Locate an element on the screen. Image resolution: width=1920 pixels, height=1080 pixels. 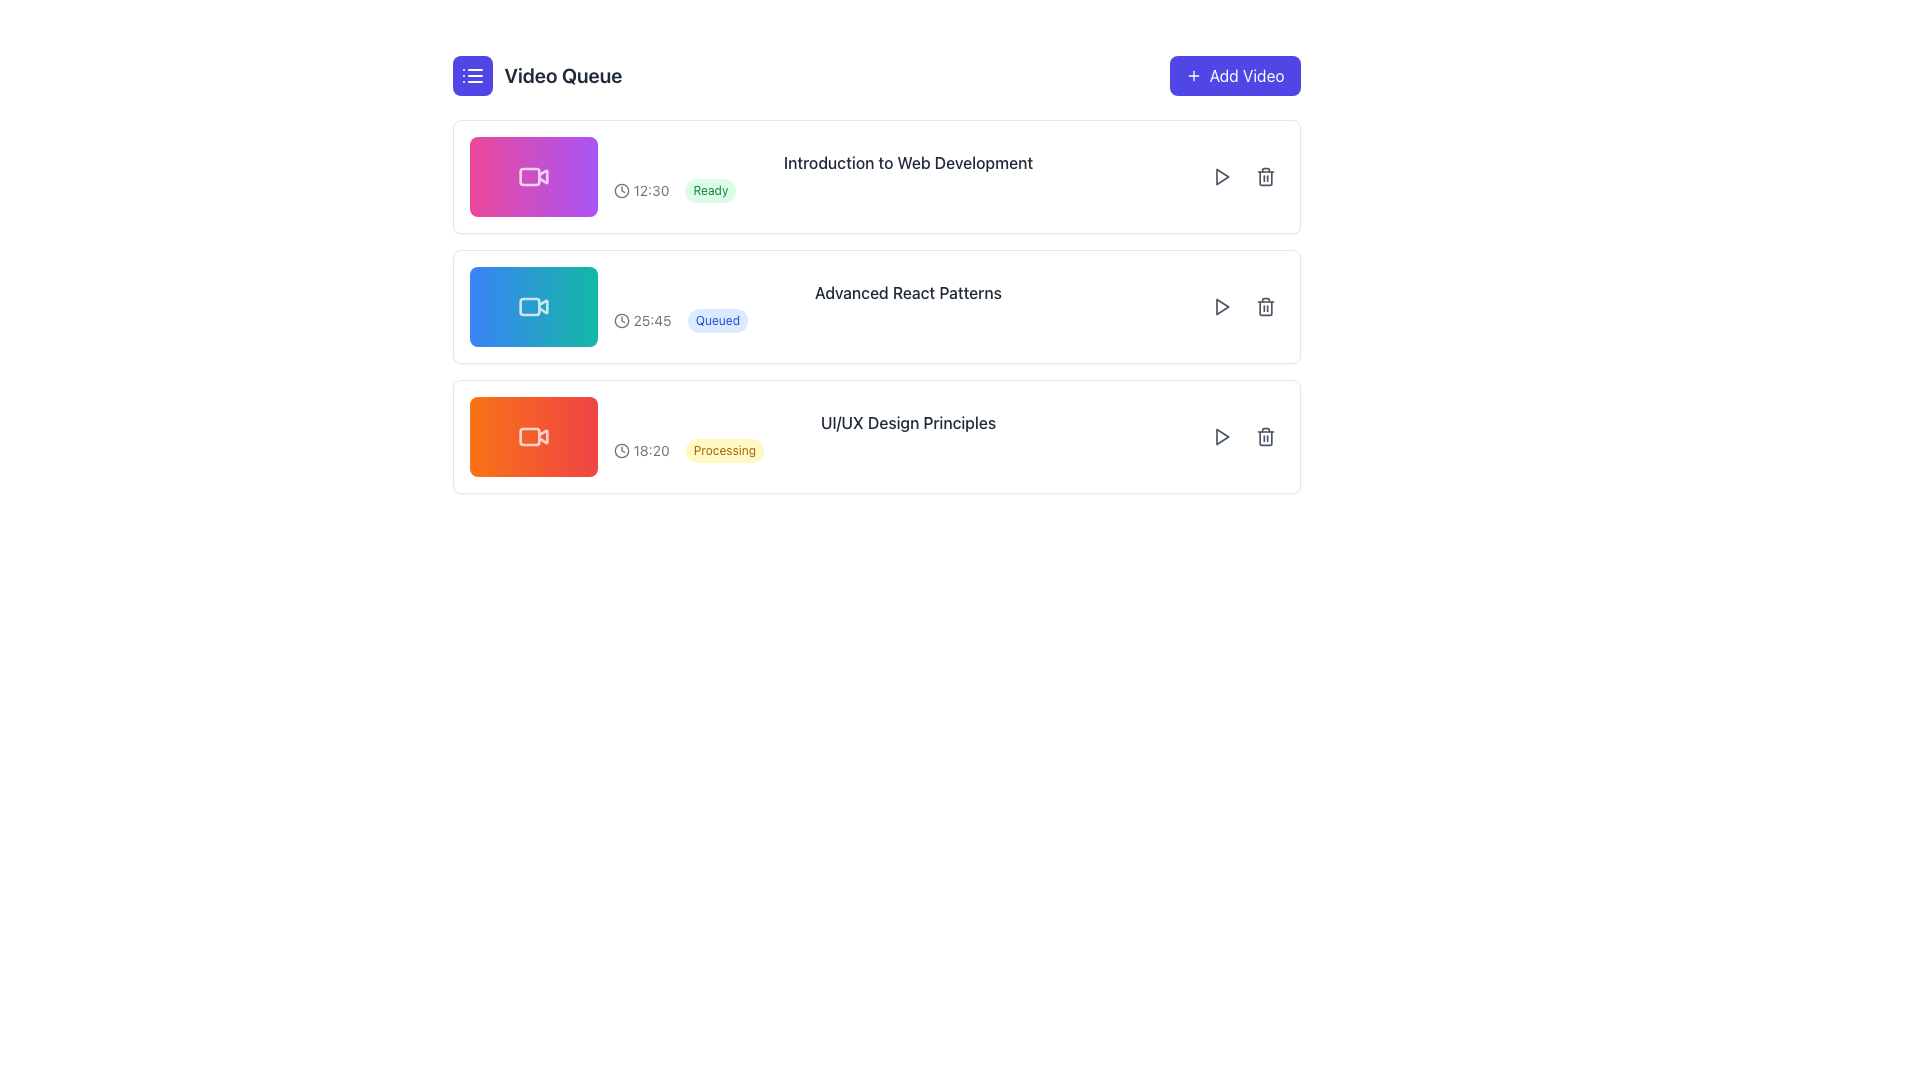
the button located next to the text 'Video Queue', which represents the list view functionality in the video management system is located at coordinates (471, 75).